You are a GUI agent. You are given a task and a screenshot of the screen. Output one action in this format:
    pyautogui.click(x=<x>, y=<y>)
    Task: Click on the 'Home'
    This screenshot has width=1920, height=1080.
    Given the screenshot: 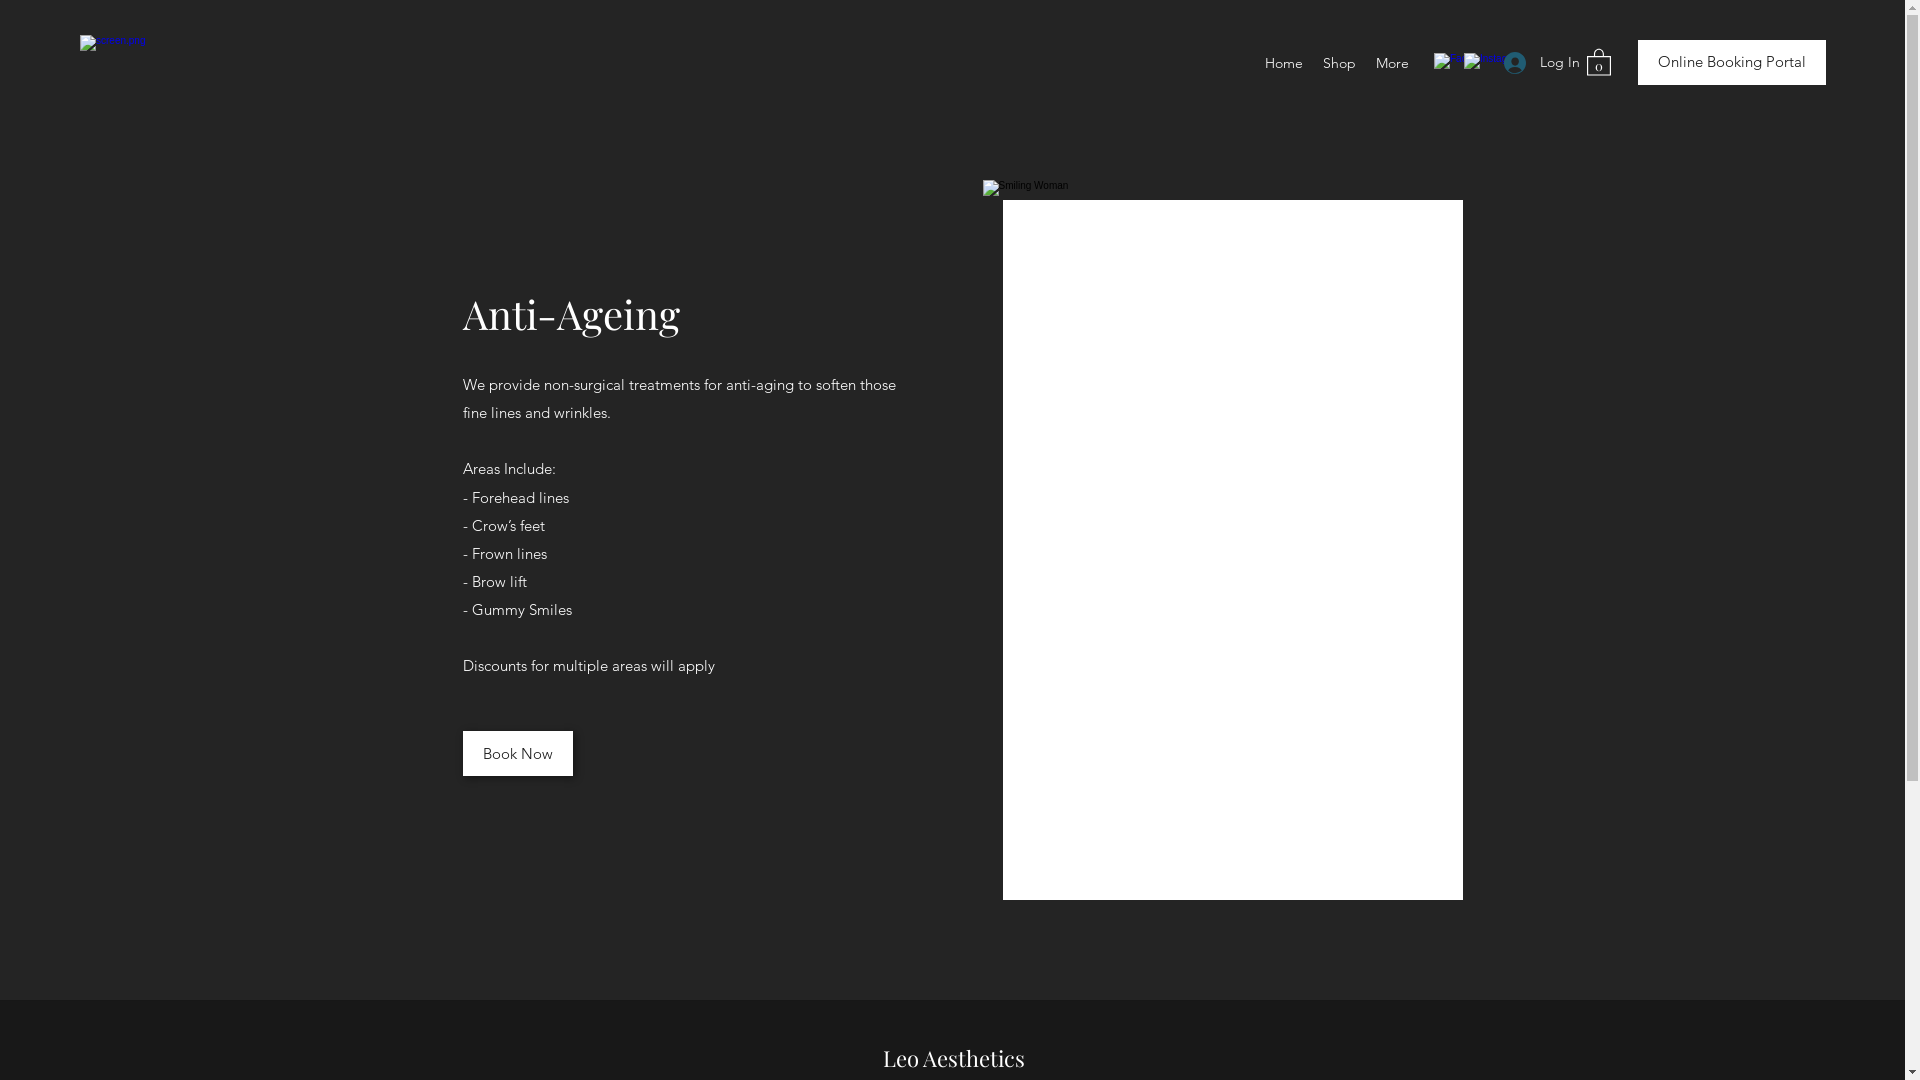 What is the action you would take?
    pyautogui.click(x=1283, y=61)
    